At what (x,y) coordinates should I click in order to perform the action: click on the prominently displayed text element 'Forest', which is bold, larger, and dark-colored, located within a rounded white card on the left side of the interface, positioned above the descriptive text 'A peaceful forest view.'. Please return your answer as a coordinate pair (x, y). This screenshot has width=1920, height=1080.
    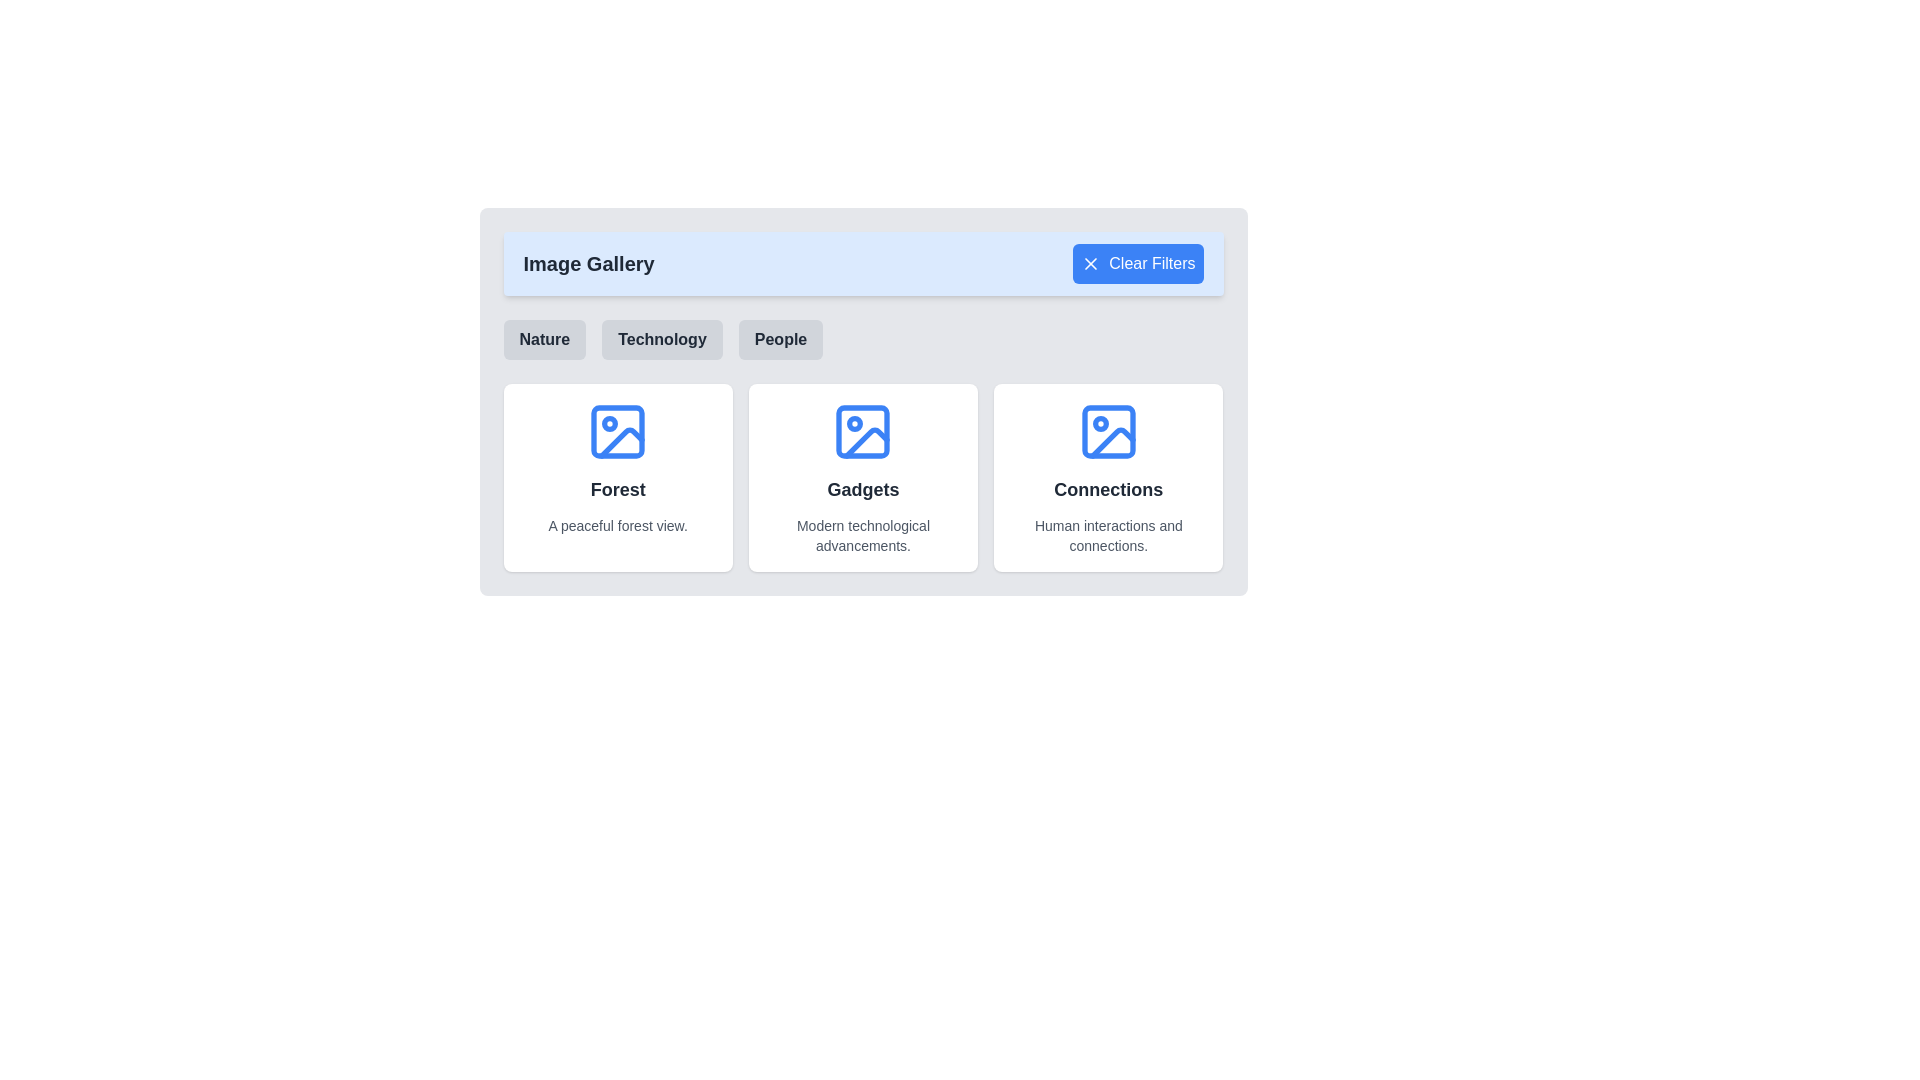
    Looking at the image, I should click on (617, 489).